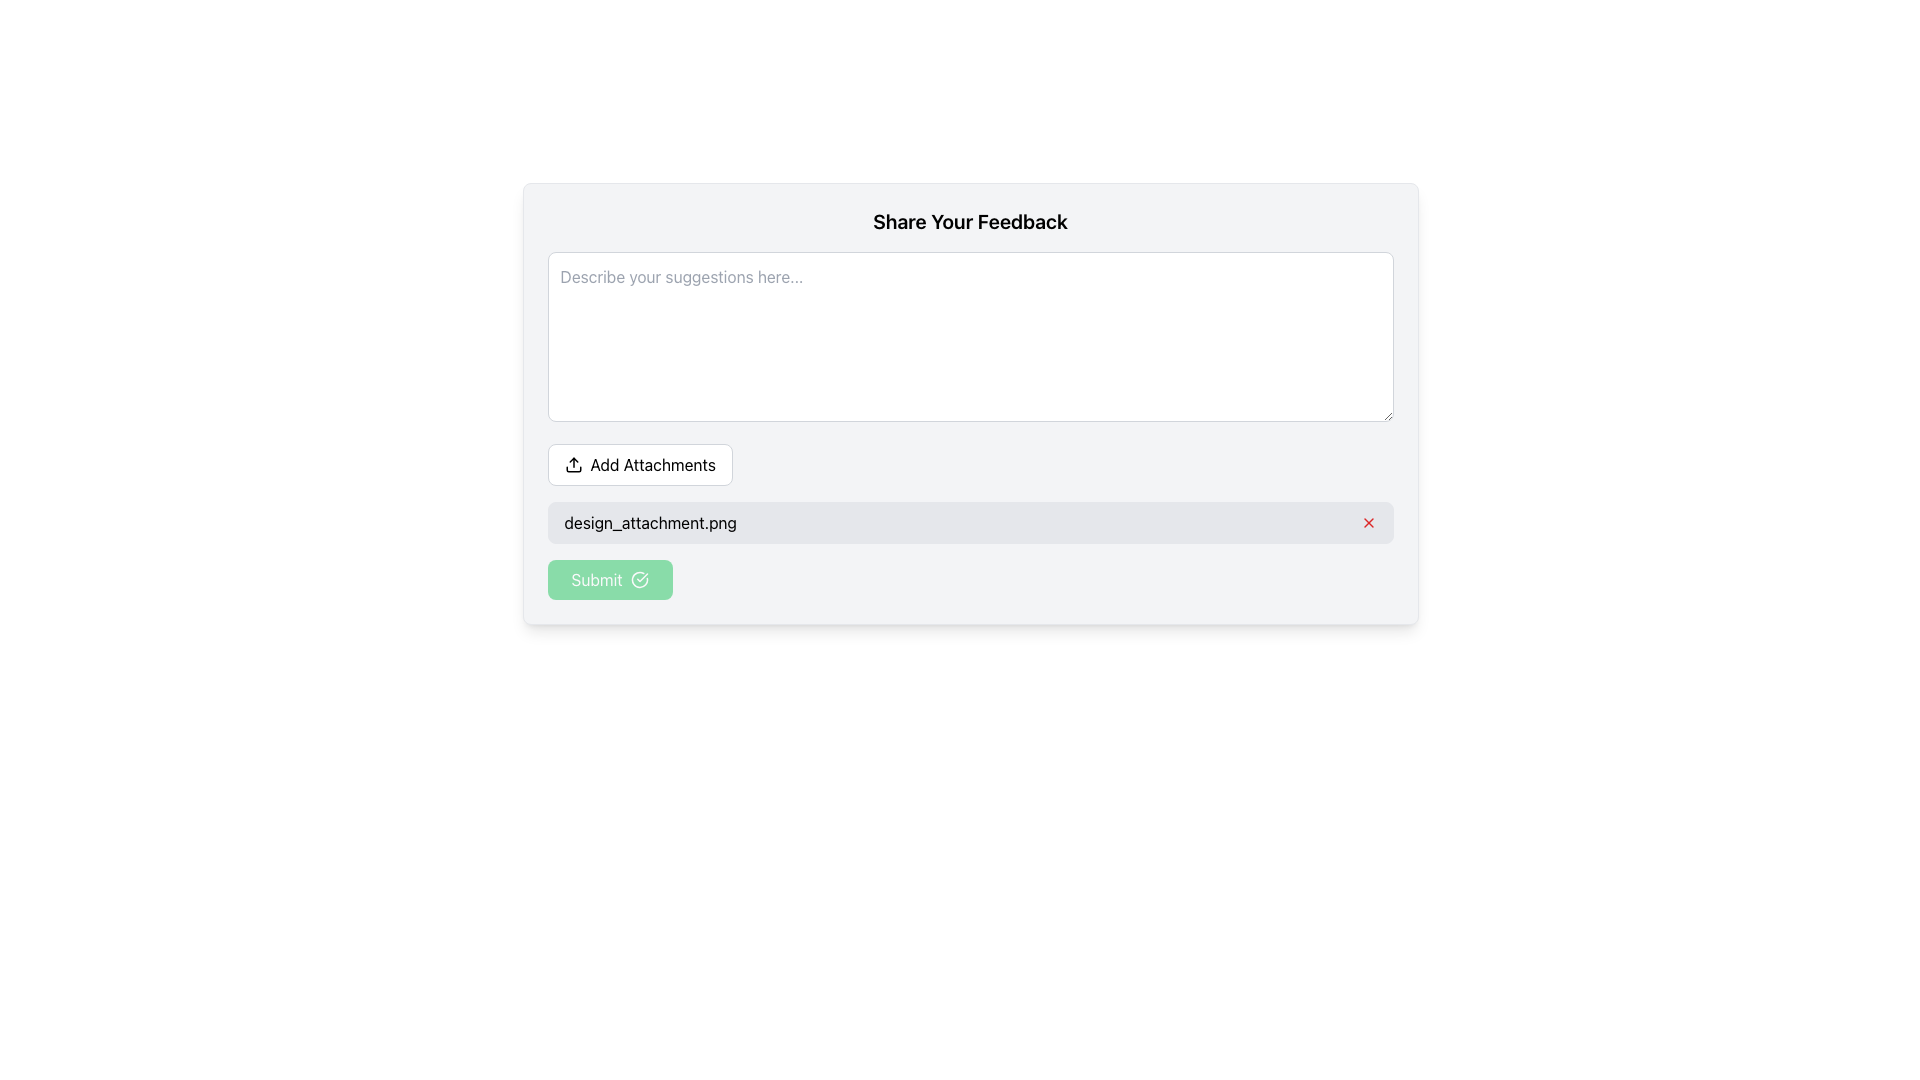 The image size is (1920, 1080). What do you see at coordinates (638, 579) in the screenshot?
I see `the circular green icon with a check mark, which is positioned to the right of the green 'Submit' button, indicating confirmation or success` at bounding box center [638, 579].